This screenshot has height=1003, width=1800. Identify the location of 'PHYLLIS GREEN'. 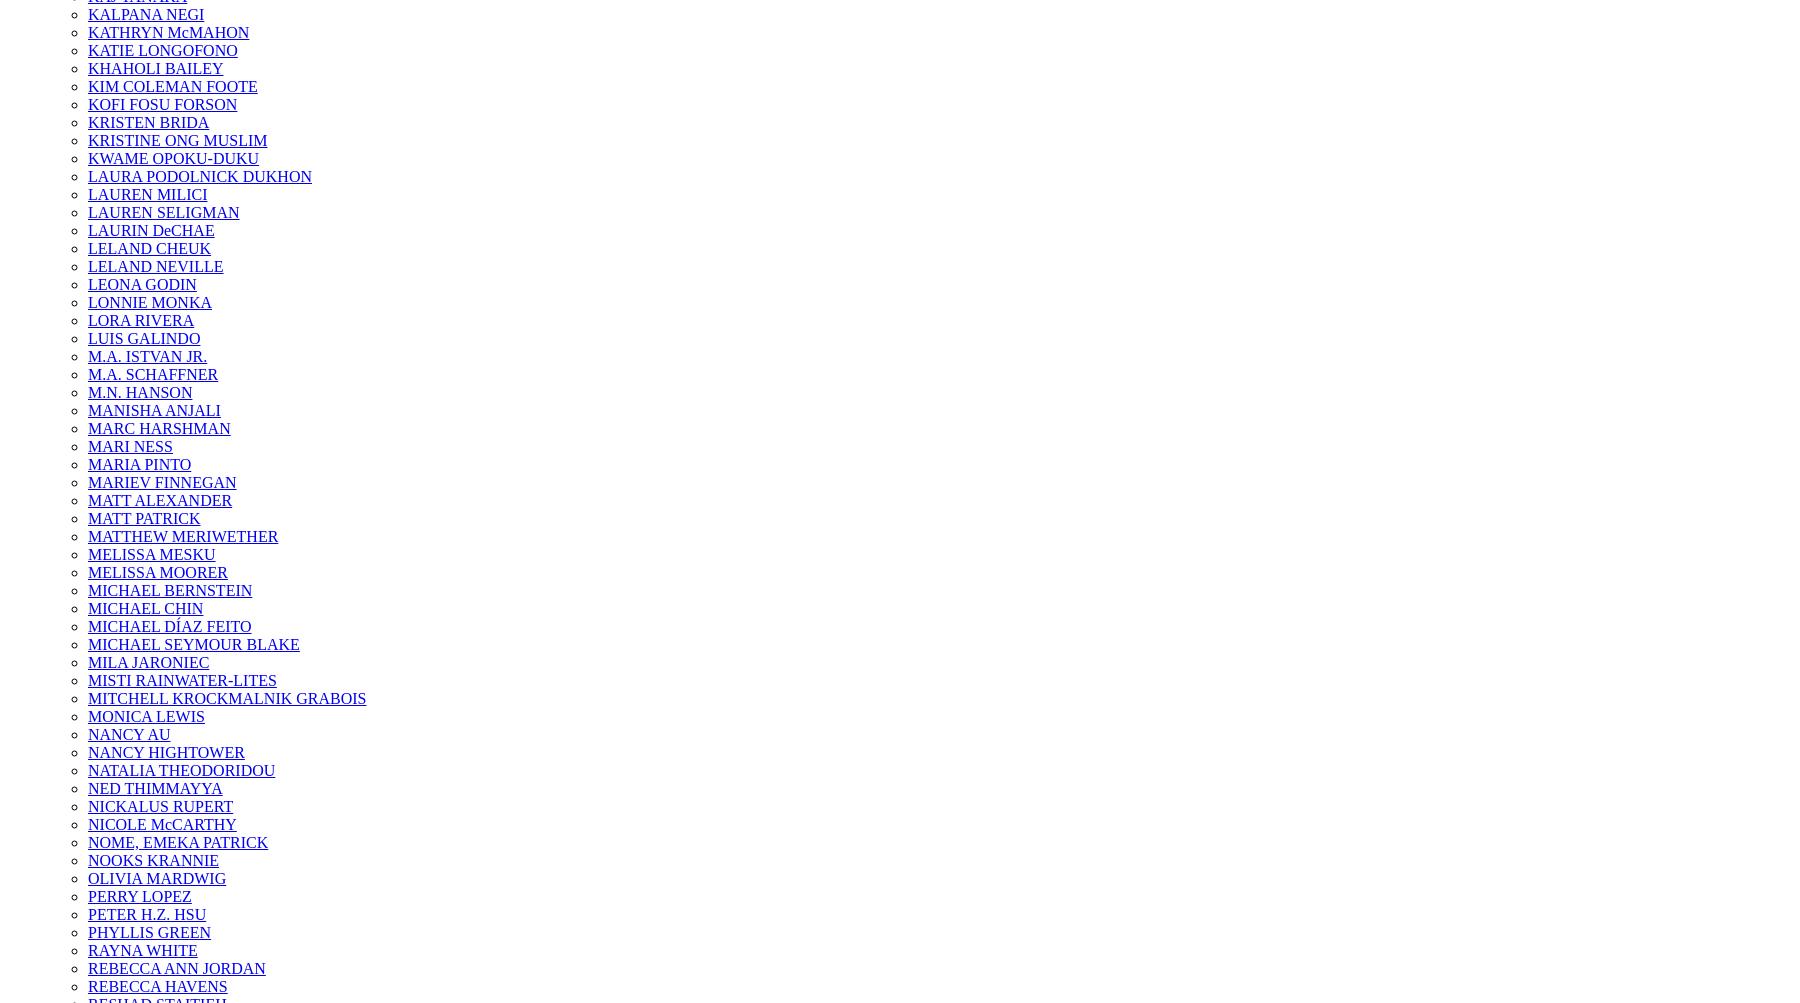
(149, 931).